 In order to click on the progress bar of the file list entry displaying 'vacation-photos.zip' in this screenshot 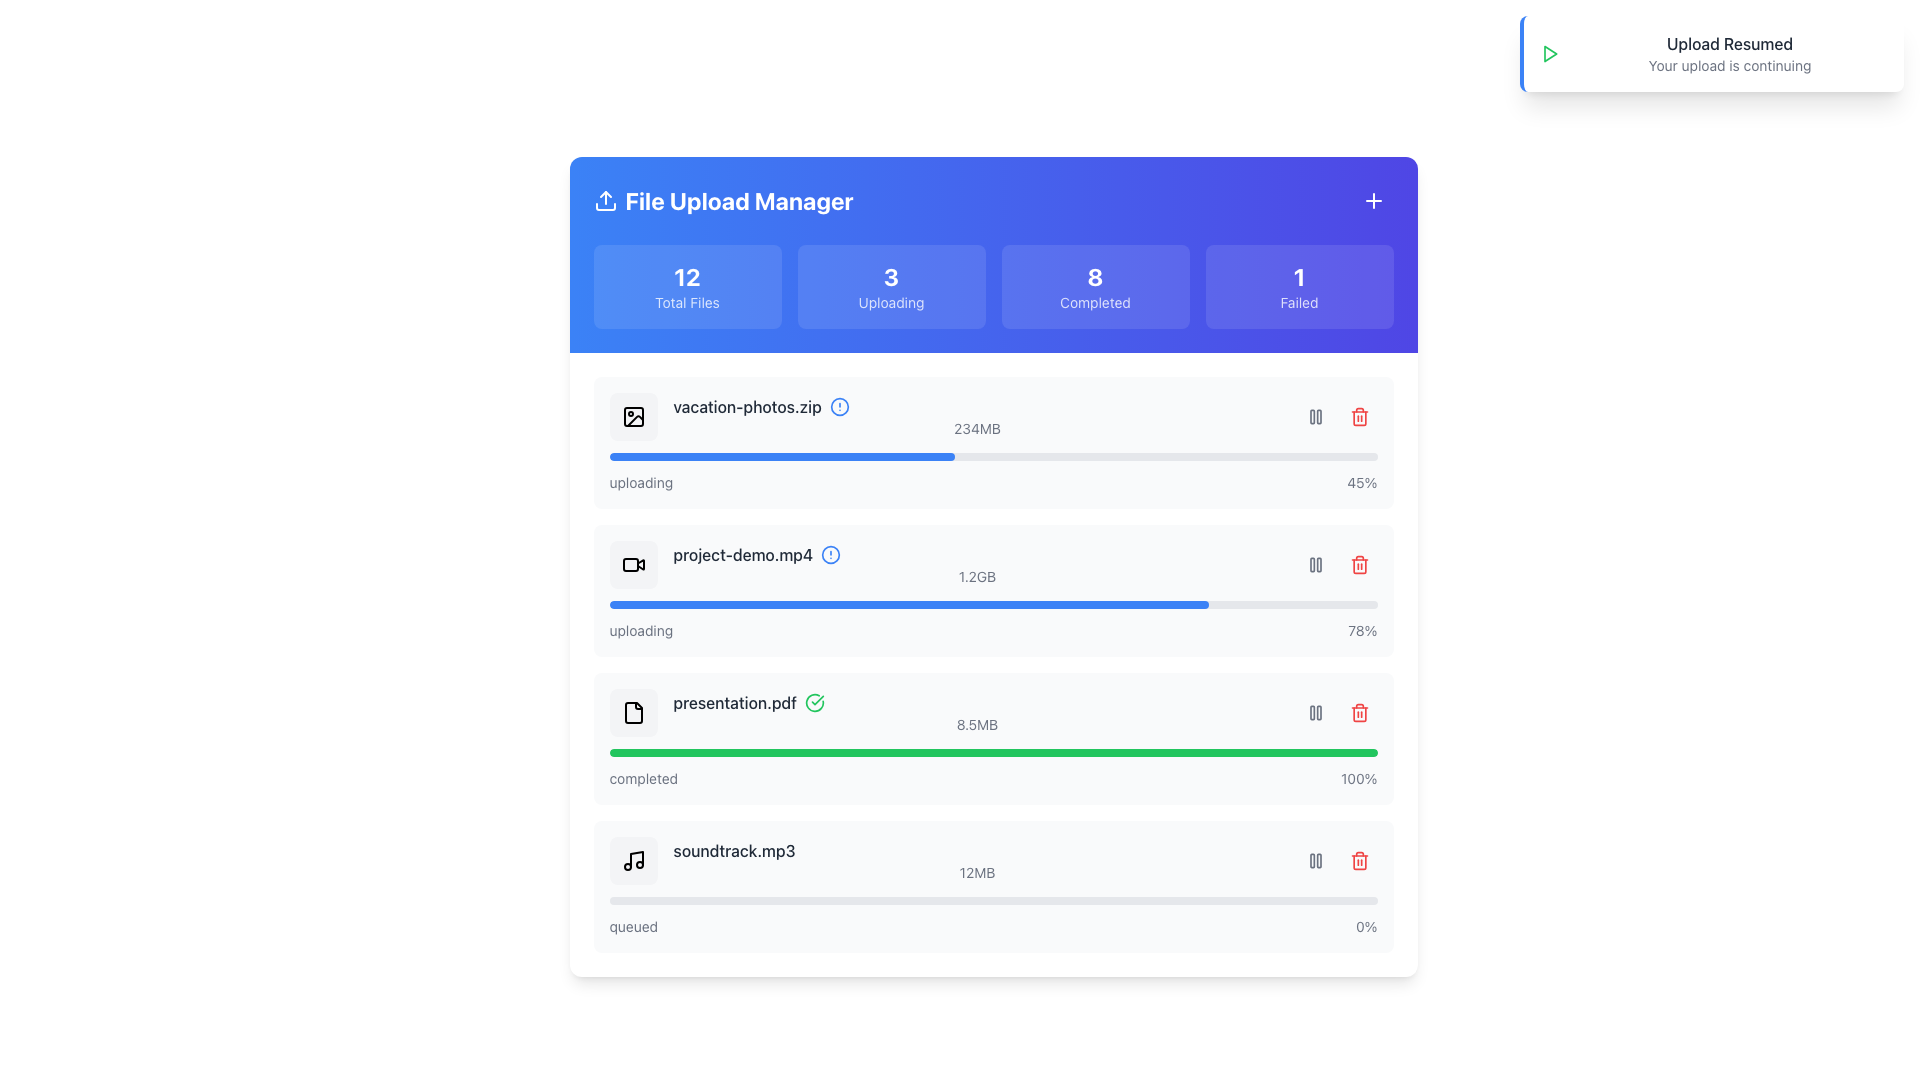, I will do `click(977, 415)`.